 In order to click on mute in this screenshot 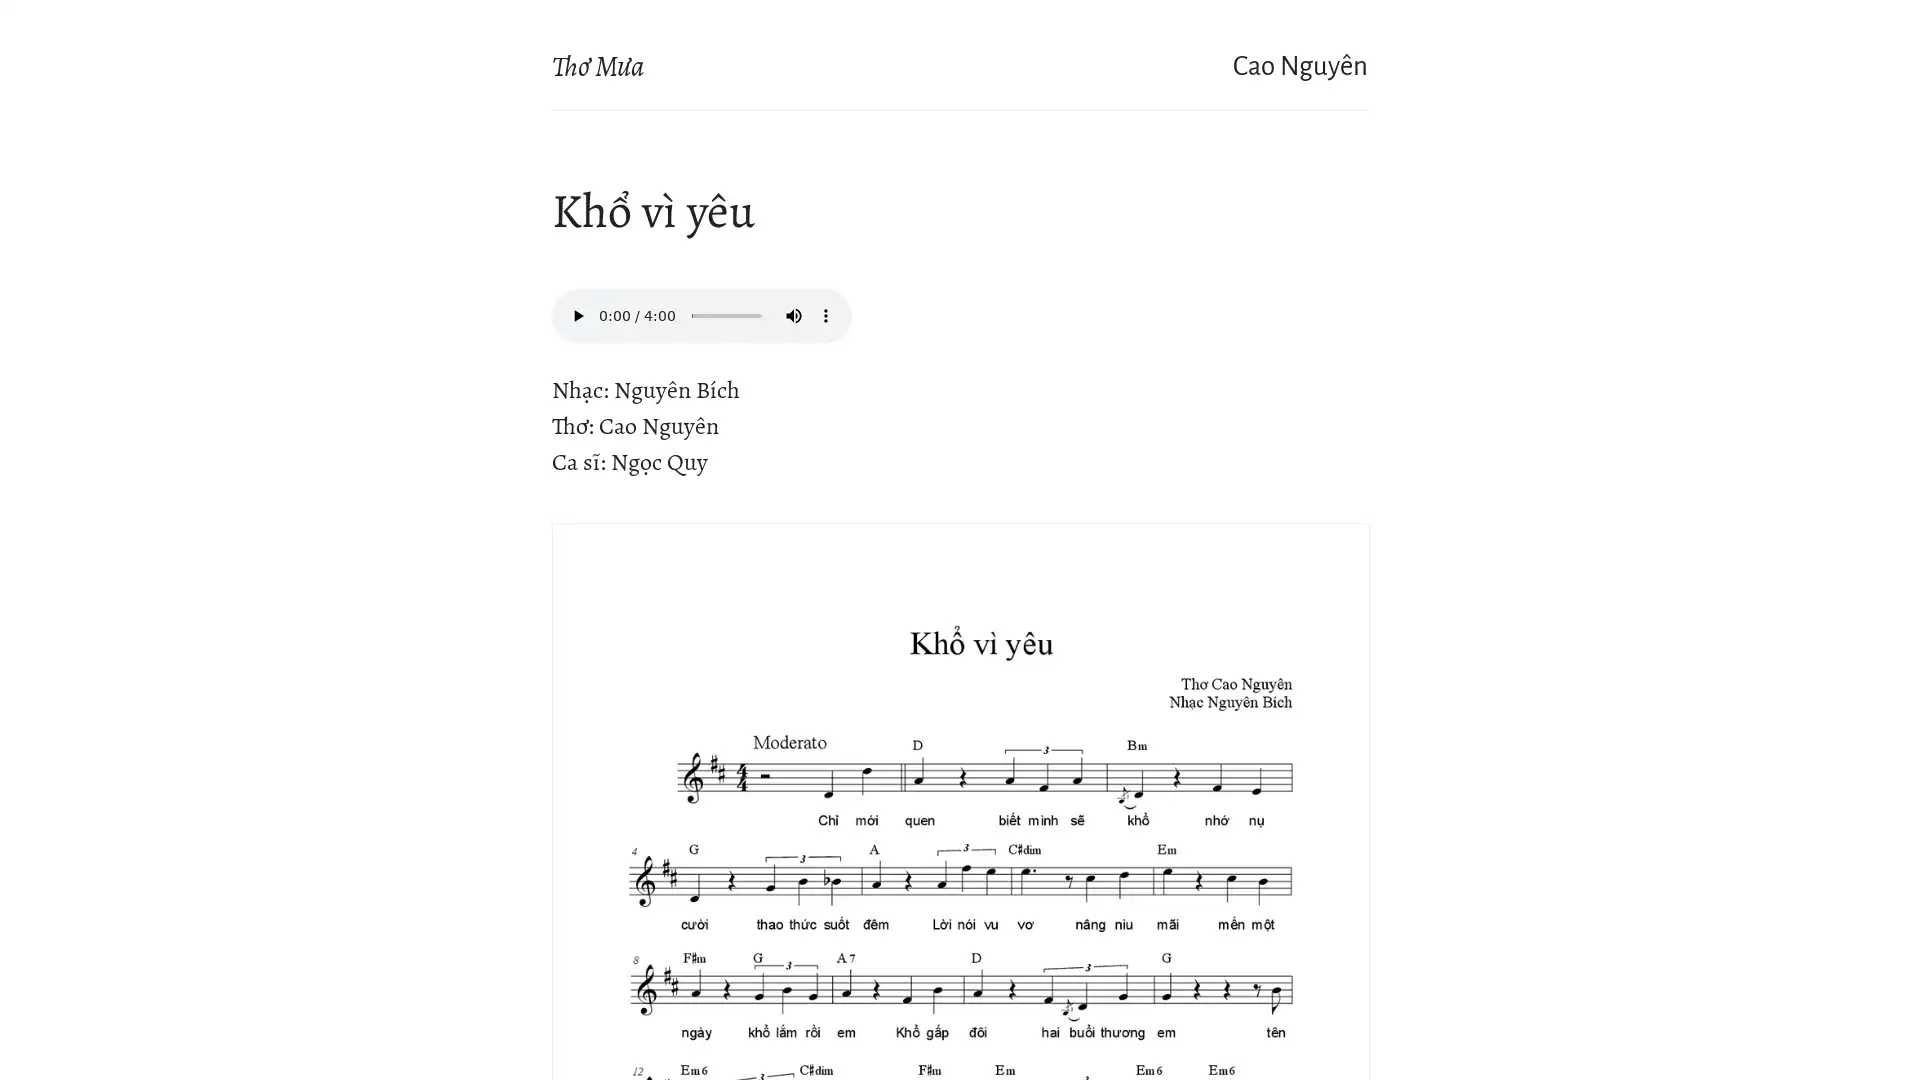, I will do `click(792, 315)`.